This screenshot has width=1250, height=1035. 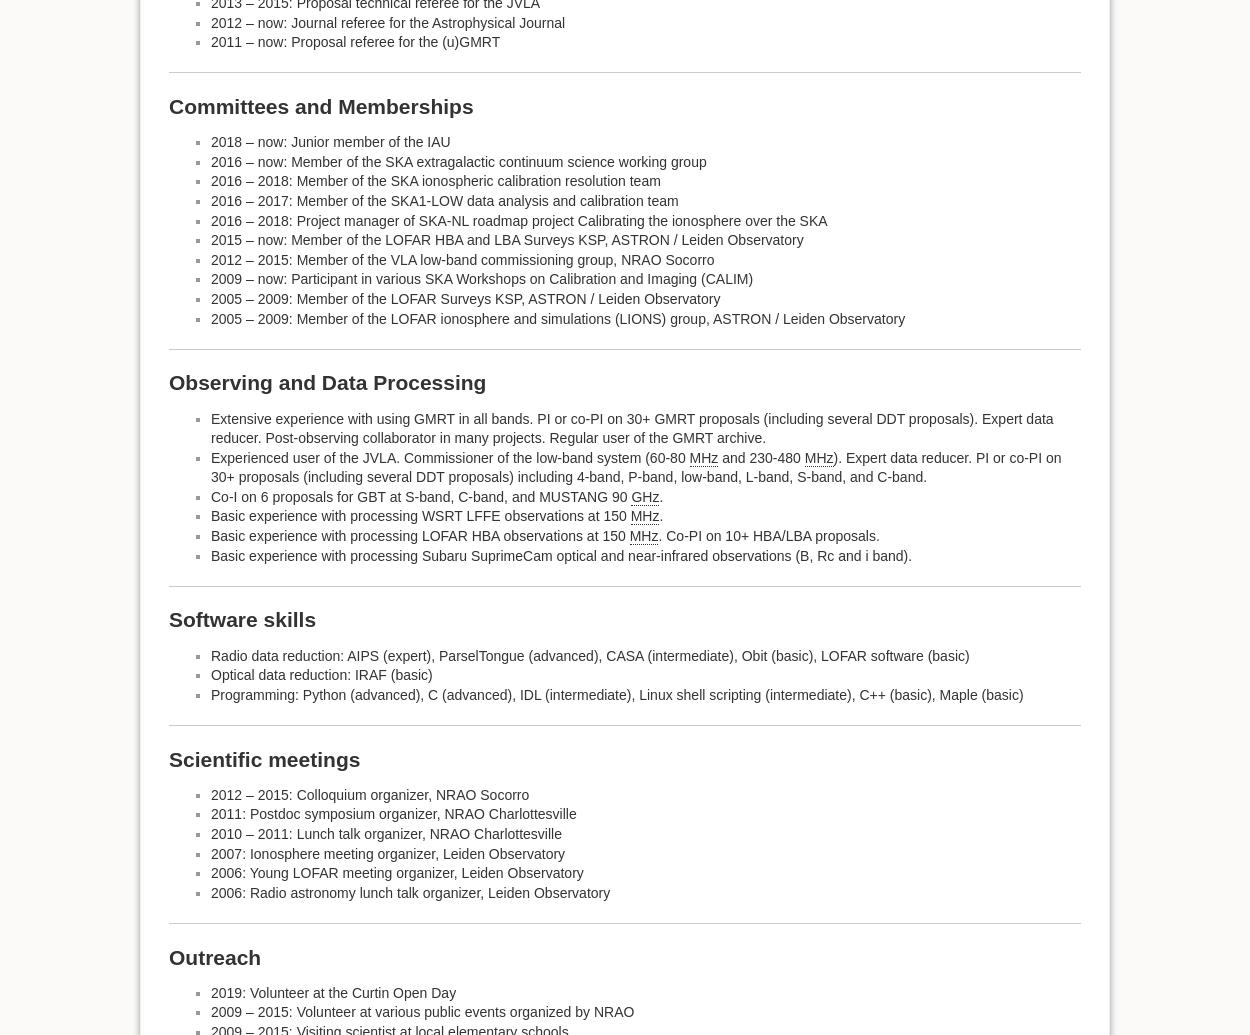 I want to click on '). Expert data reducer. PI or co-PI on 30+ proposals (including several DDT proposals) including 4-band, P-band, low-band, L-band, S-band, and C-band.', so click(x=636, y=466).